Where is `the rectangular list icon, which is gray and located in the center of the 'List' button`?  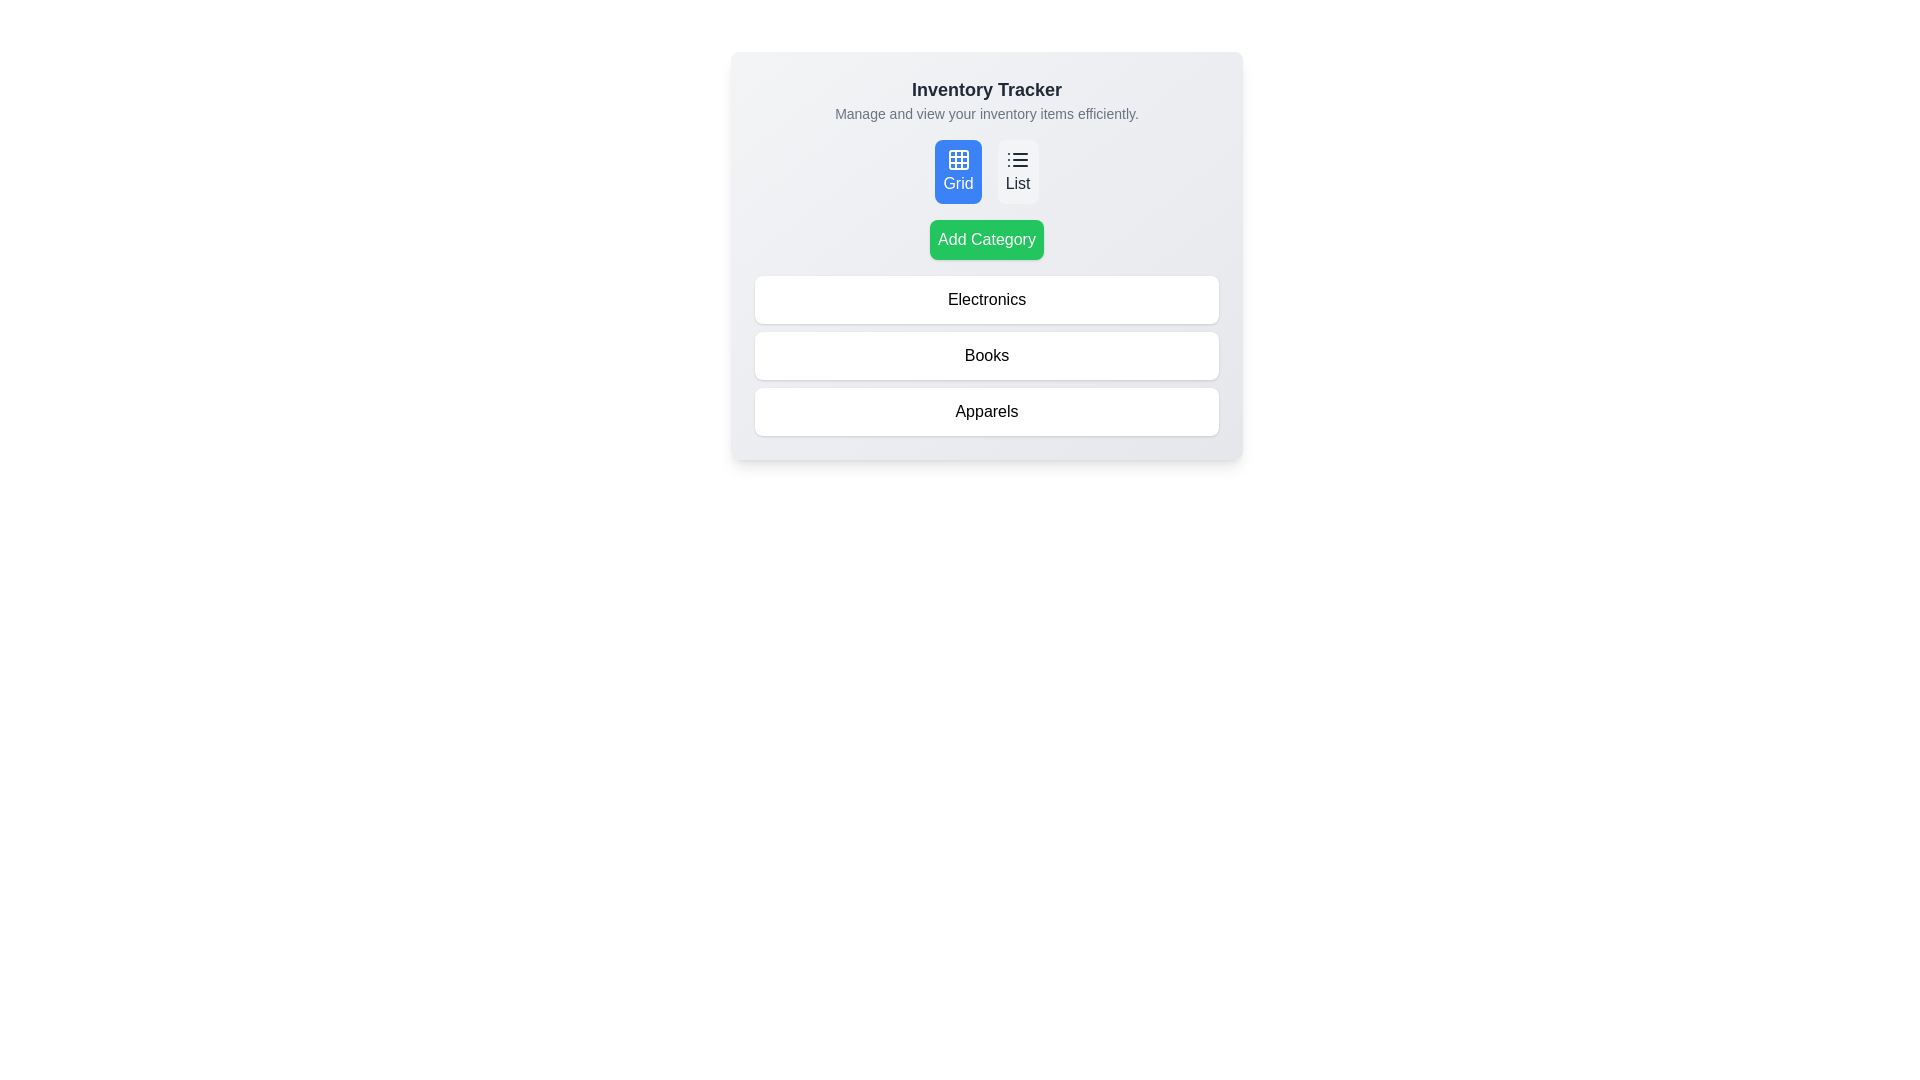 the rectangular list icon, which is gray and located in the center of the 'List' button is located at coordinates (1018, 158).